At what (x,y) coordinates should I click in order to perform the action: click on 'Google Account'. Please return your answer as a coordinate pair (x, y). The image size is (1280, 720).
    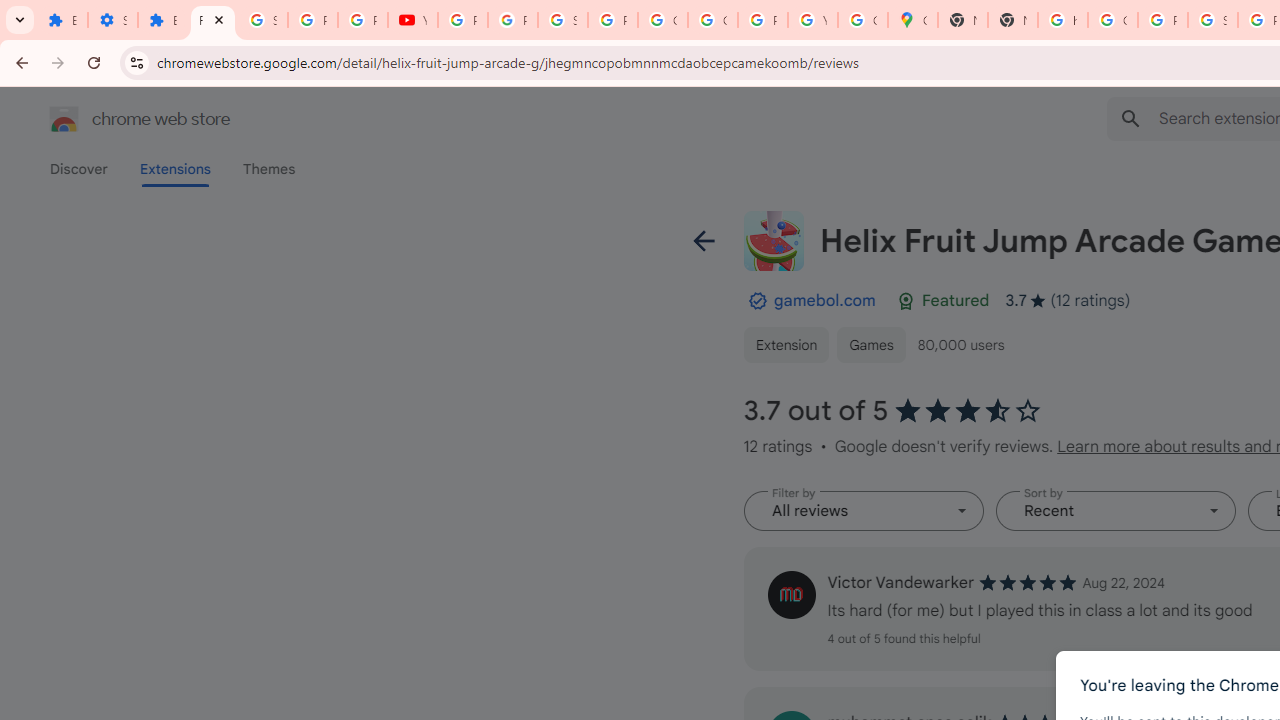
    Looking at the image, I should click on (663, 20).